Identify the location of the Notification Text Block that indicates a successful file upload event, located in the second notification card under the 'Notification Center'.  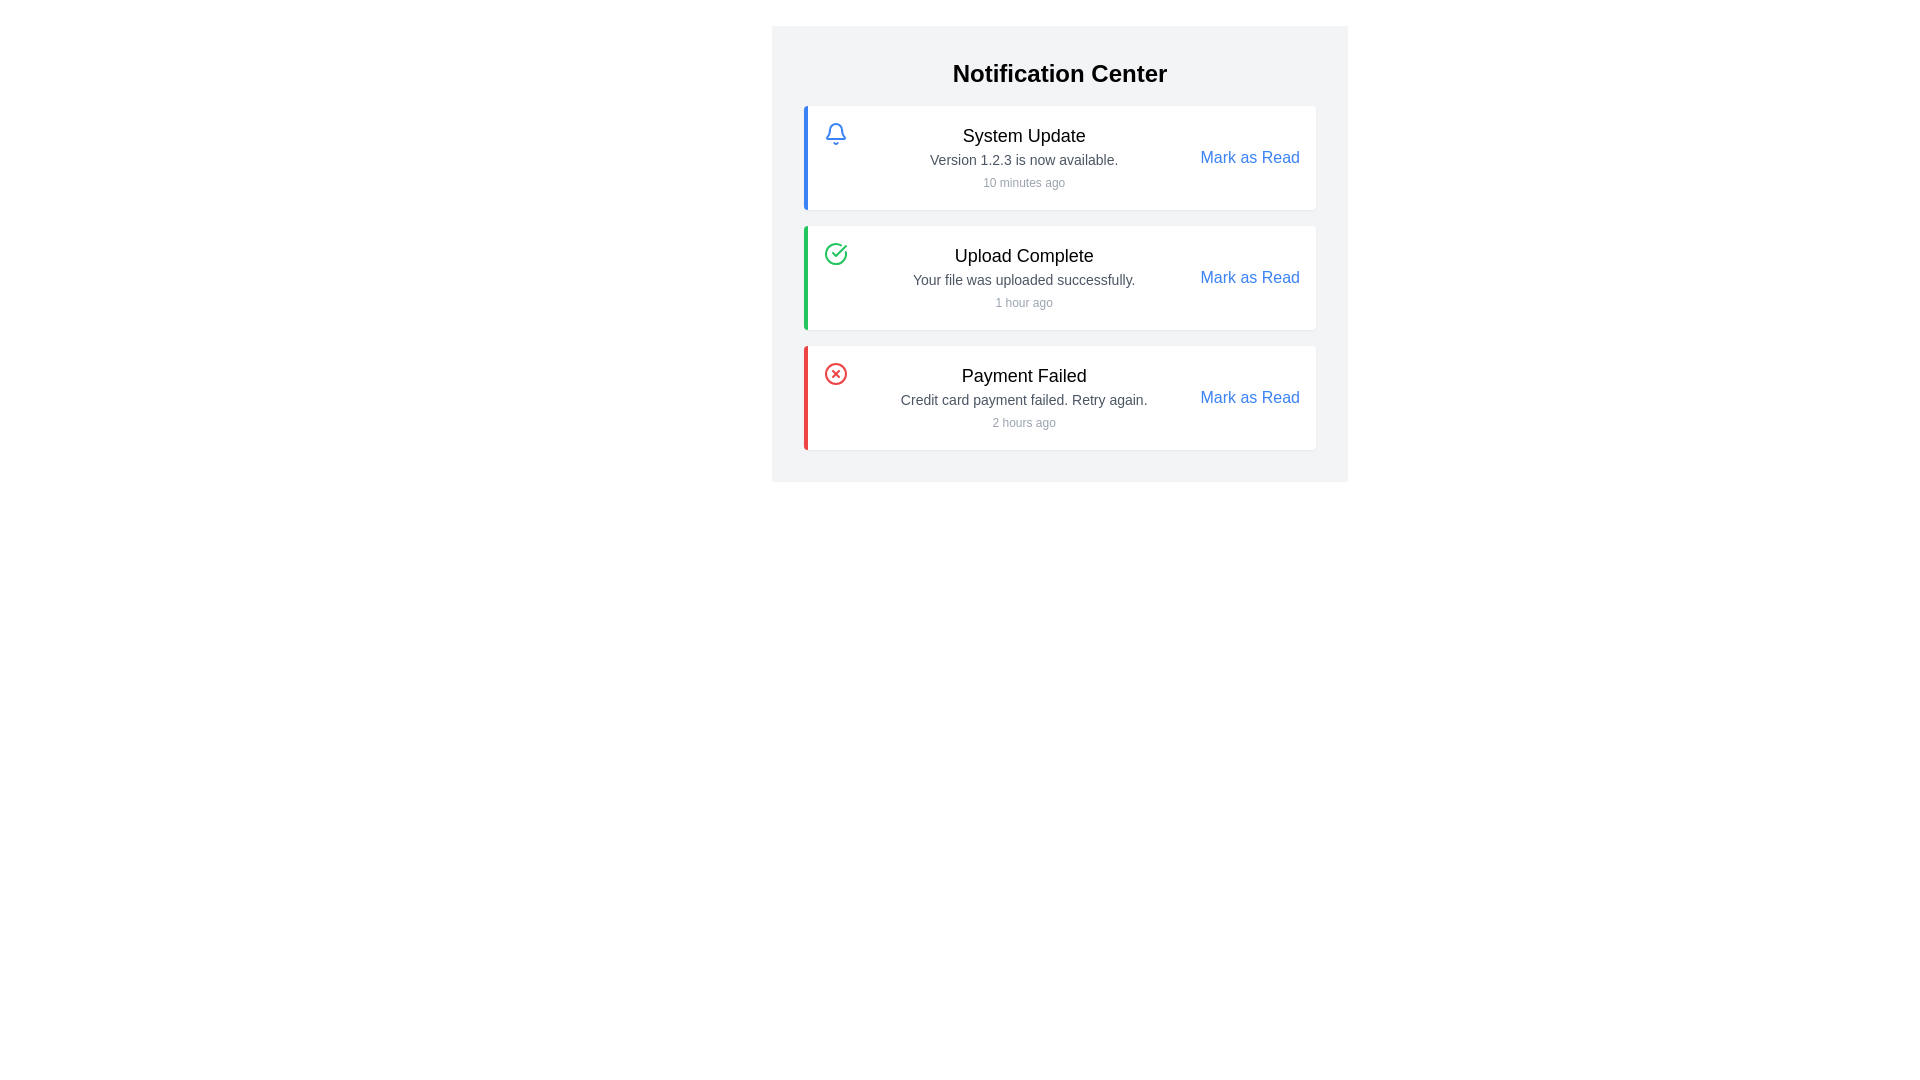
(1024, 277).